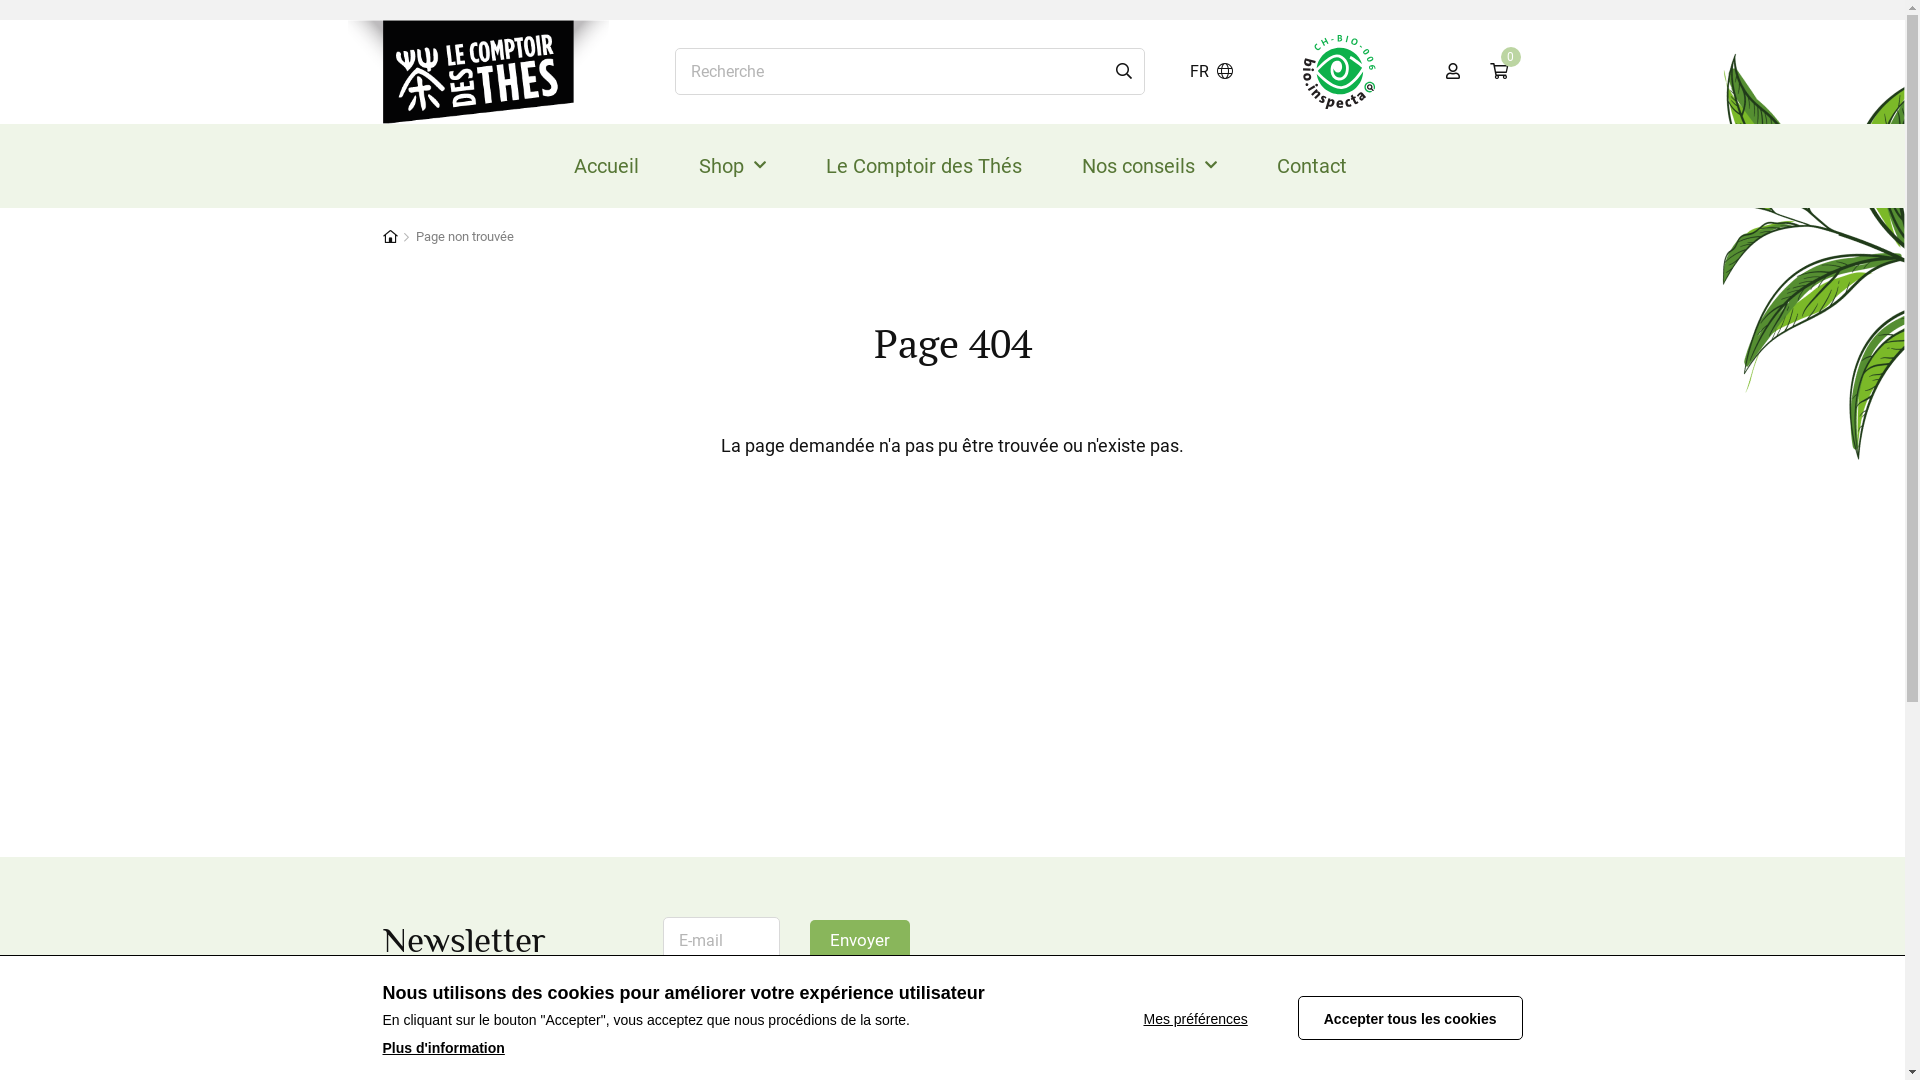 Image resolution: width=1920 pixels, height=1080 pixels. What do you see at coordinates (731, 164) in the screenshot?
I see `'Shop'` at bounding box center [731, 164].